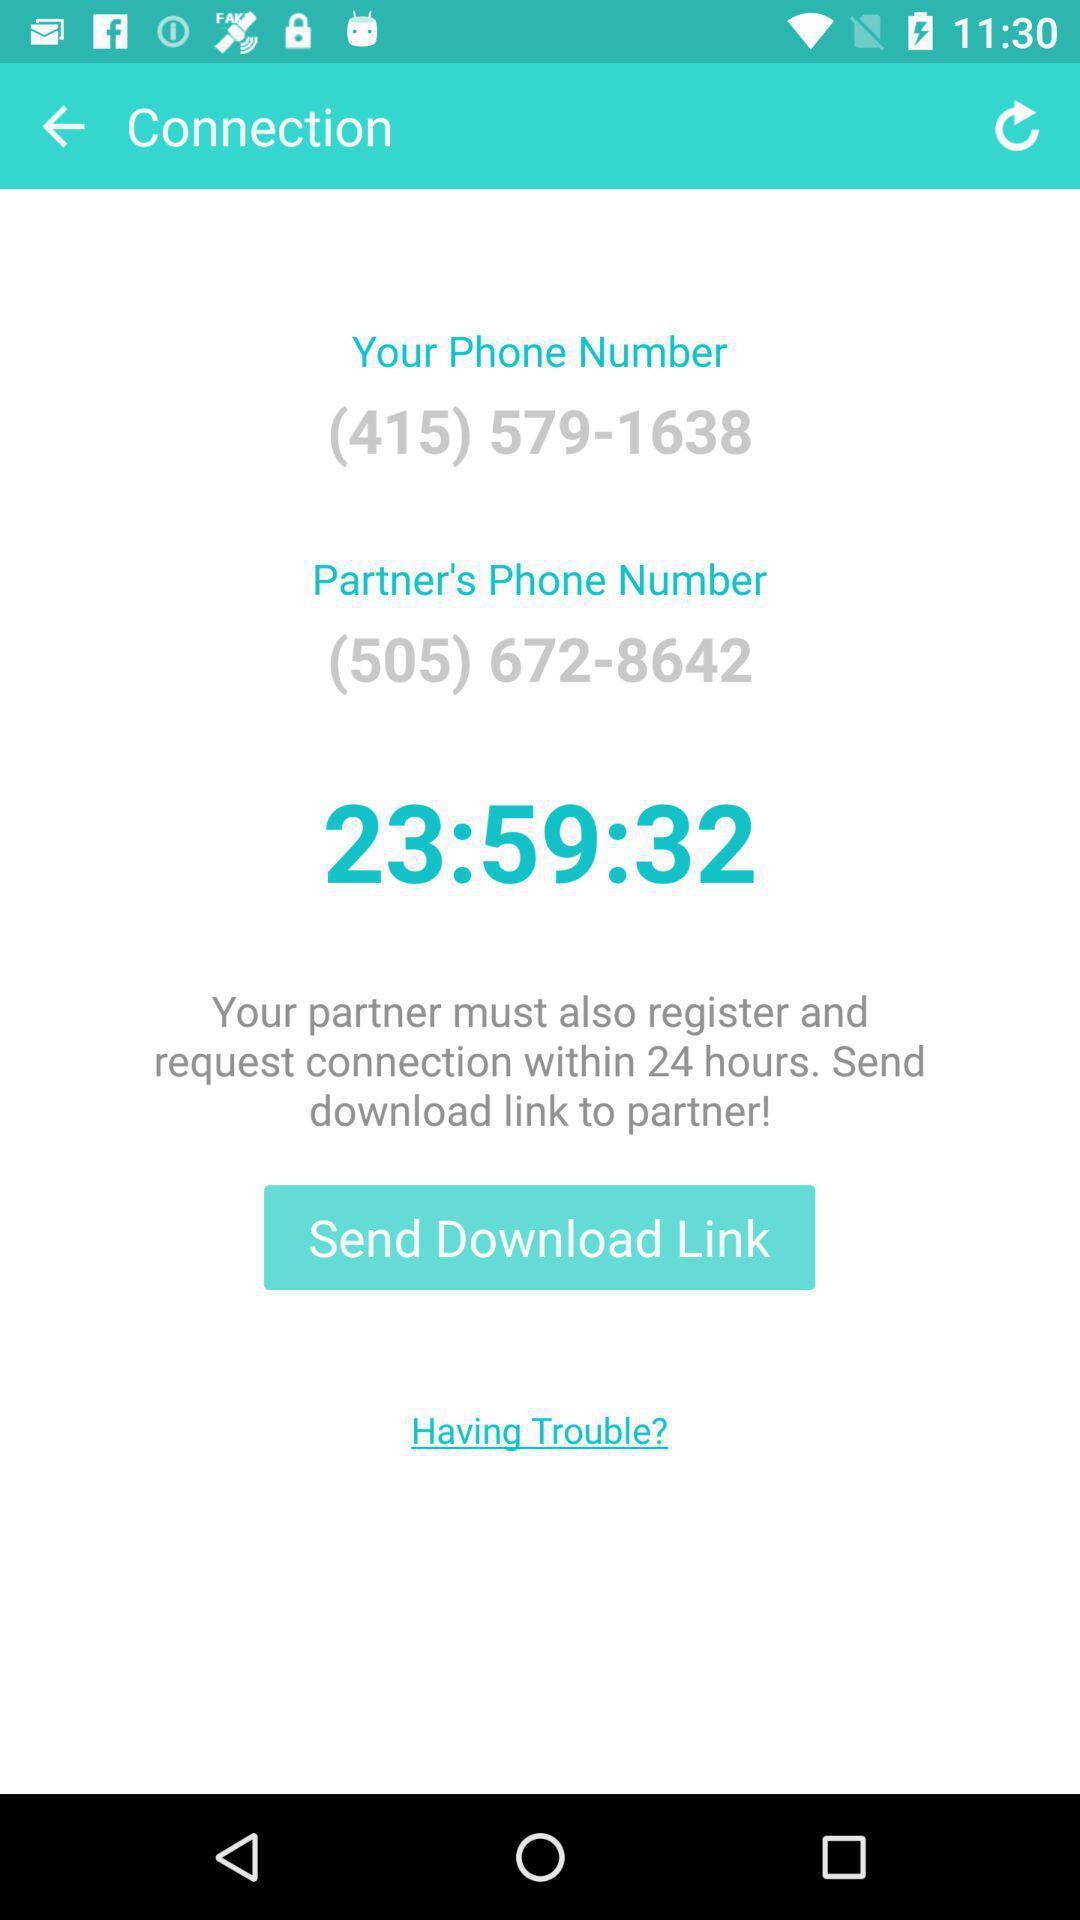 The image size is (1080, 1920). Describe the element at coordinates (538, 1428) in the screenshot. I see `the having trouble?` at that location.